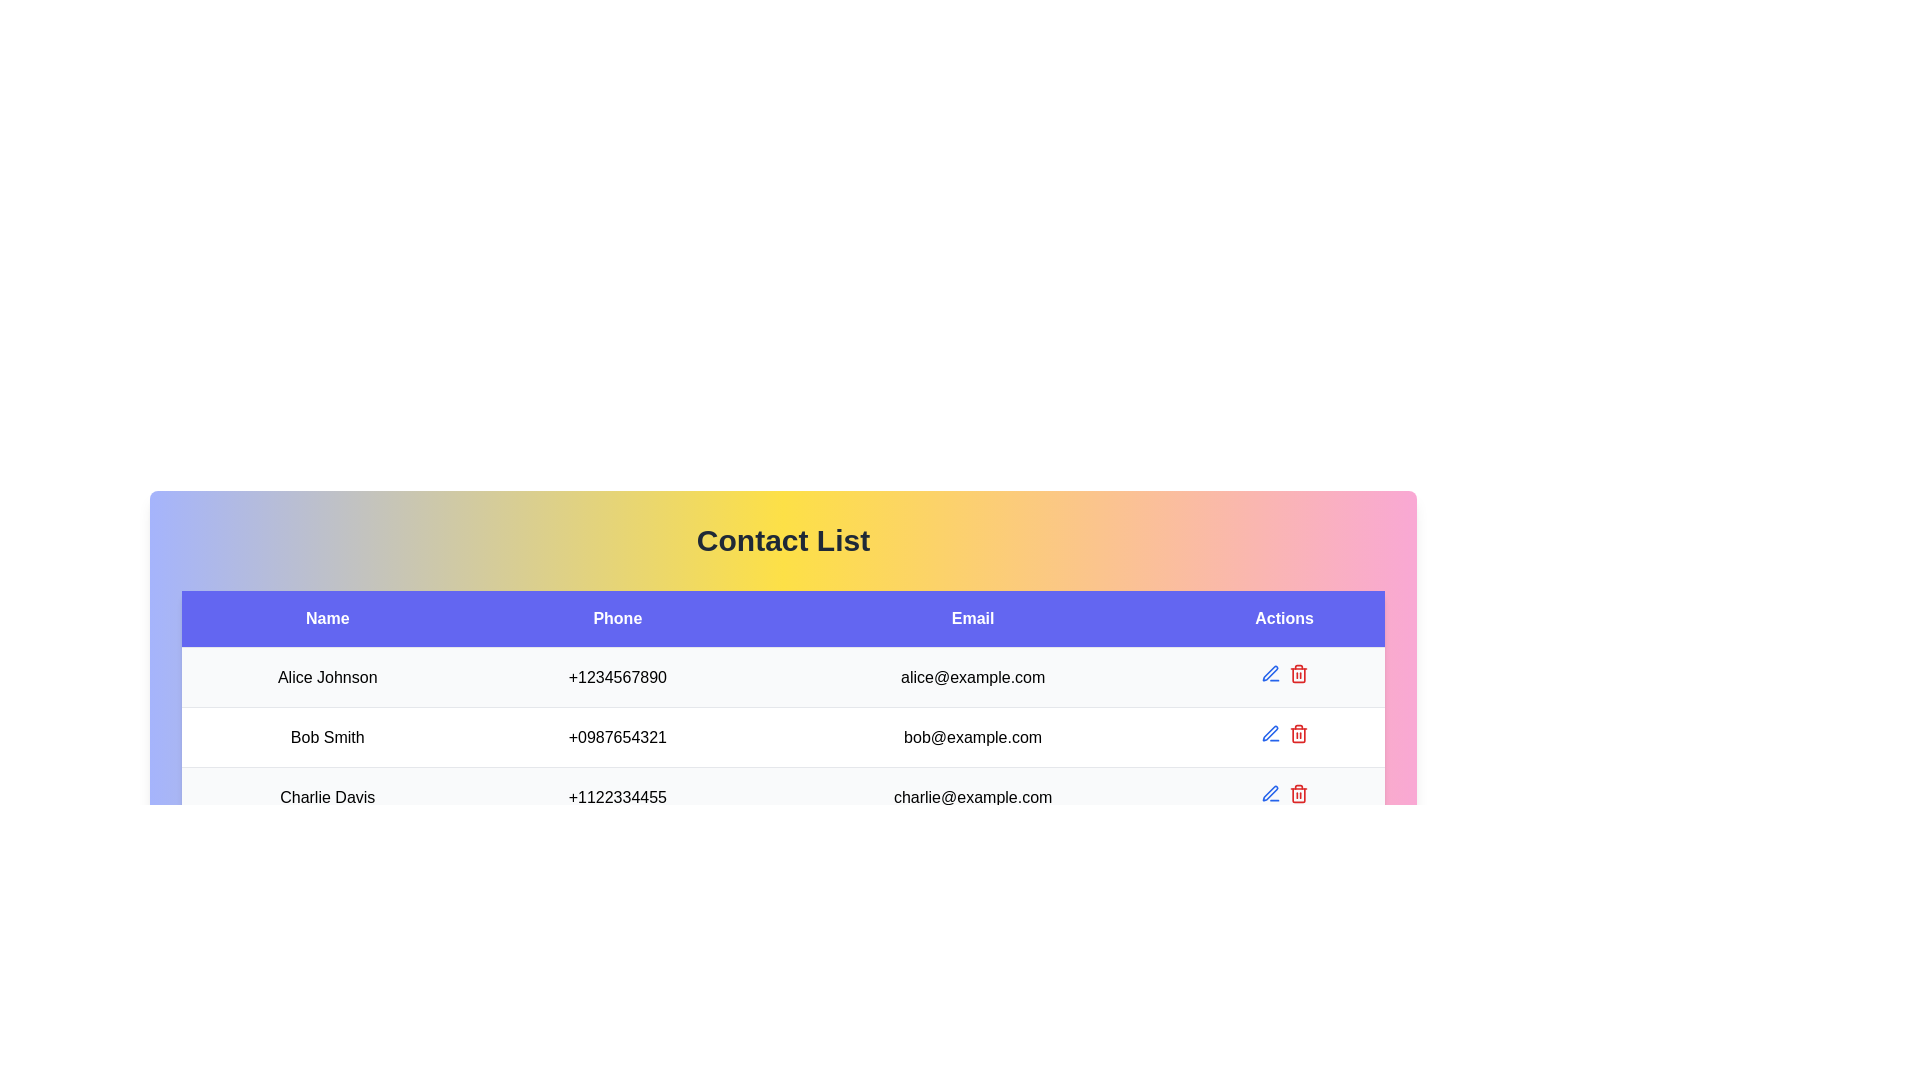 Image resolution: width=1920 pixels, height=1080 pixels. Describe the element at coordinates (1269, 673) in the screenshot. I see `the pen tip icon button in the 'Actions' column of the second row` at that location.